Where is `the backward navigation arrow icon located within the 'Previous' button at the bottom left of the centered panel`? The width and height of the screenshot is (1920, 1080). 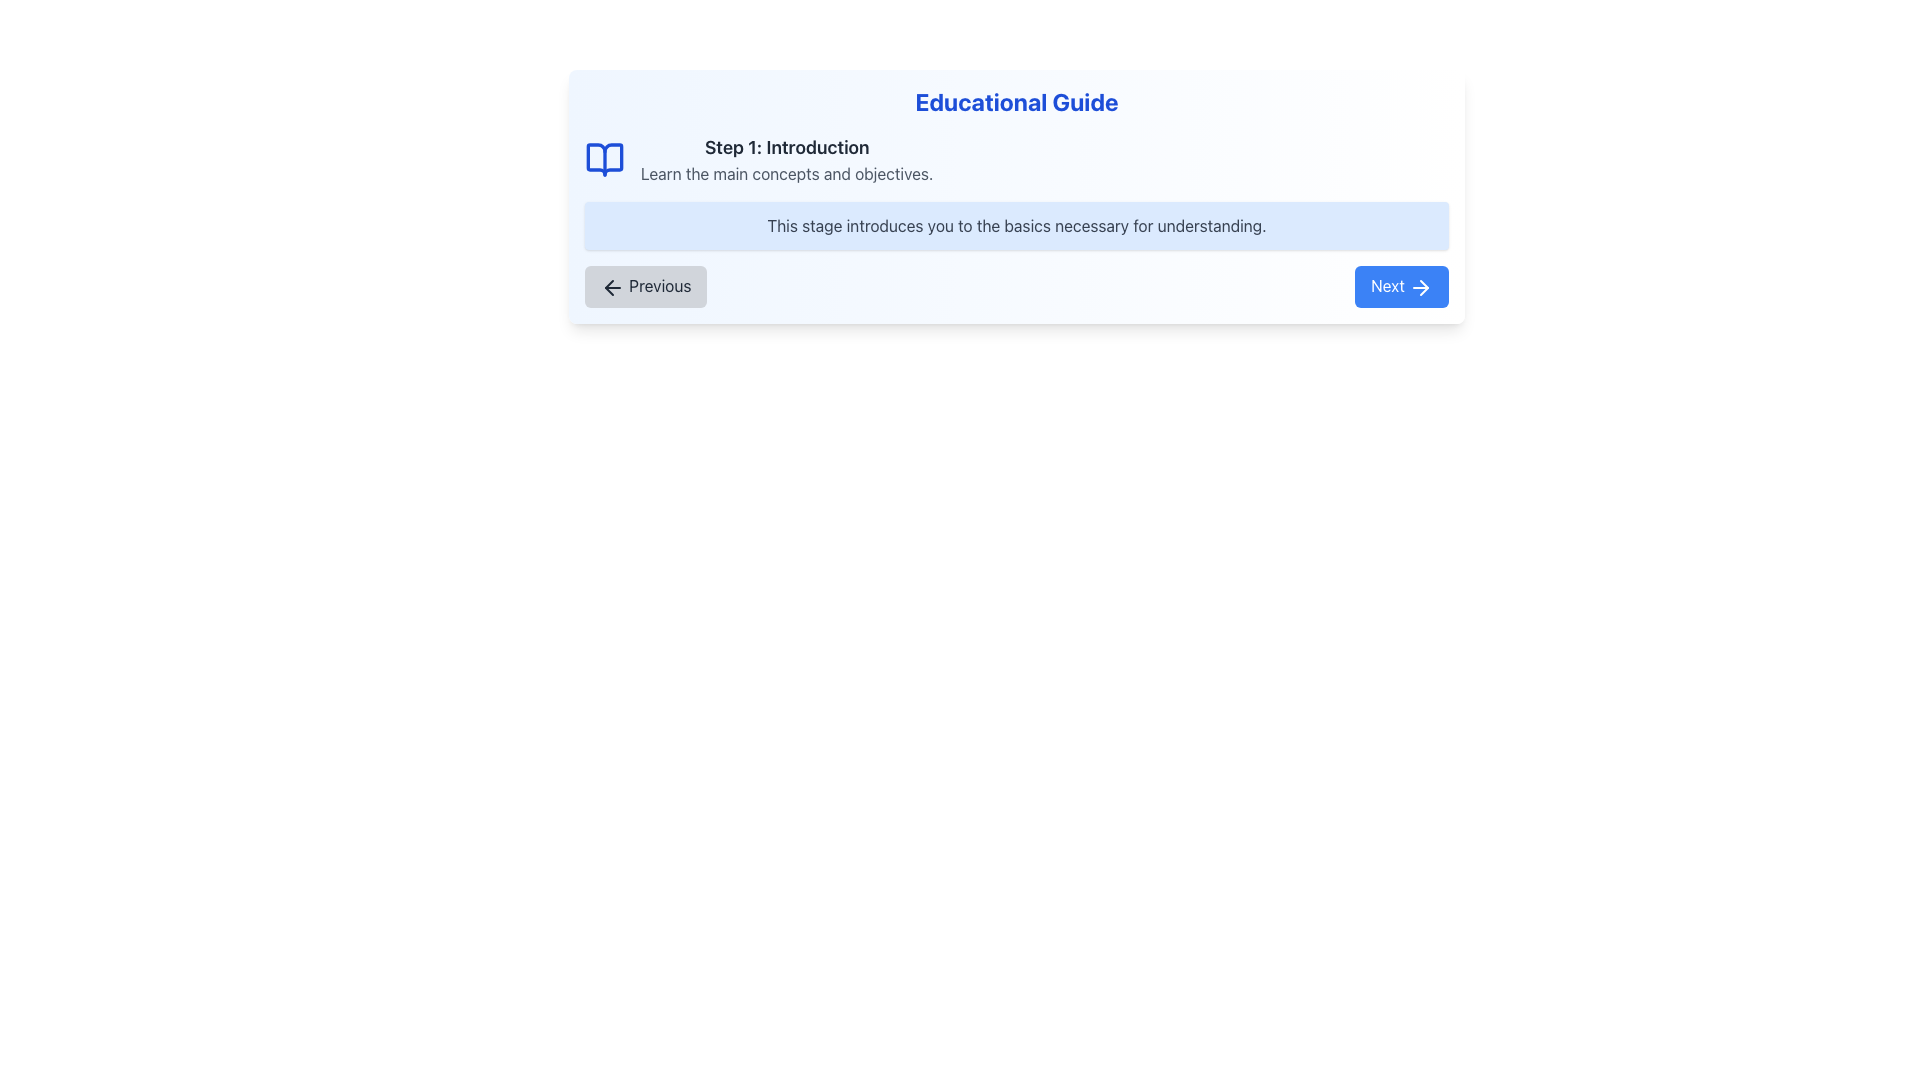 the backward navigation arrow icon located within the 'Previous' button at the bottom left of the centered panel is located at coordinates (612, 286).